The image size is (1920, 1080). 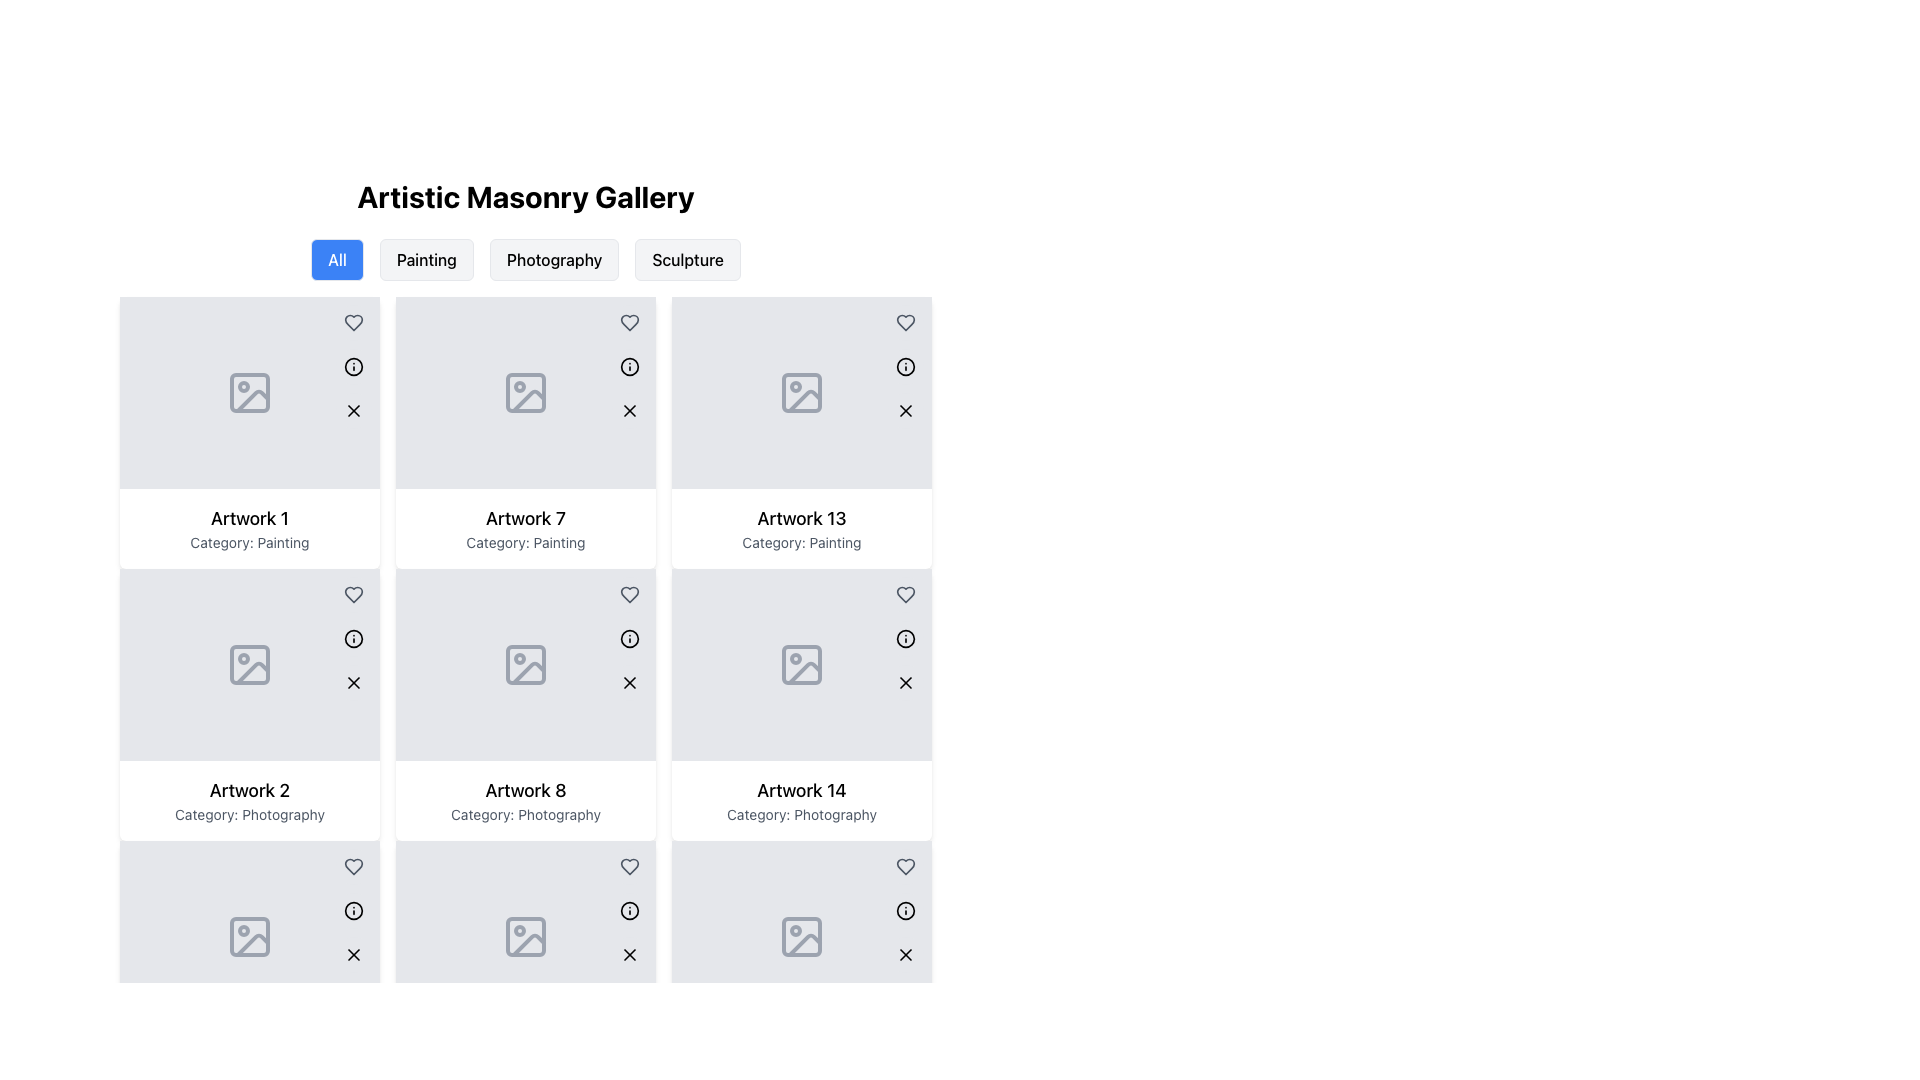 I want to click on the heart-shaped icon outlined in gray located at the top right of the 'Artwork 2' card to favorite the item, so click(x=354, y=866).